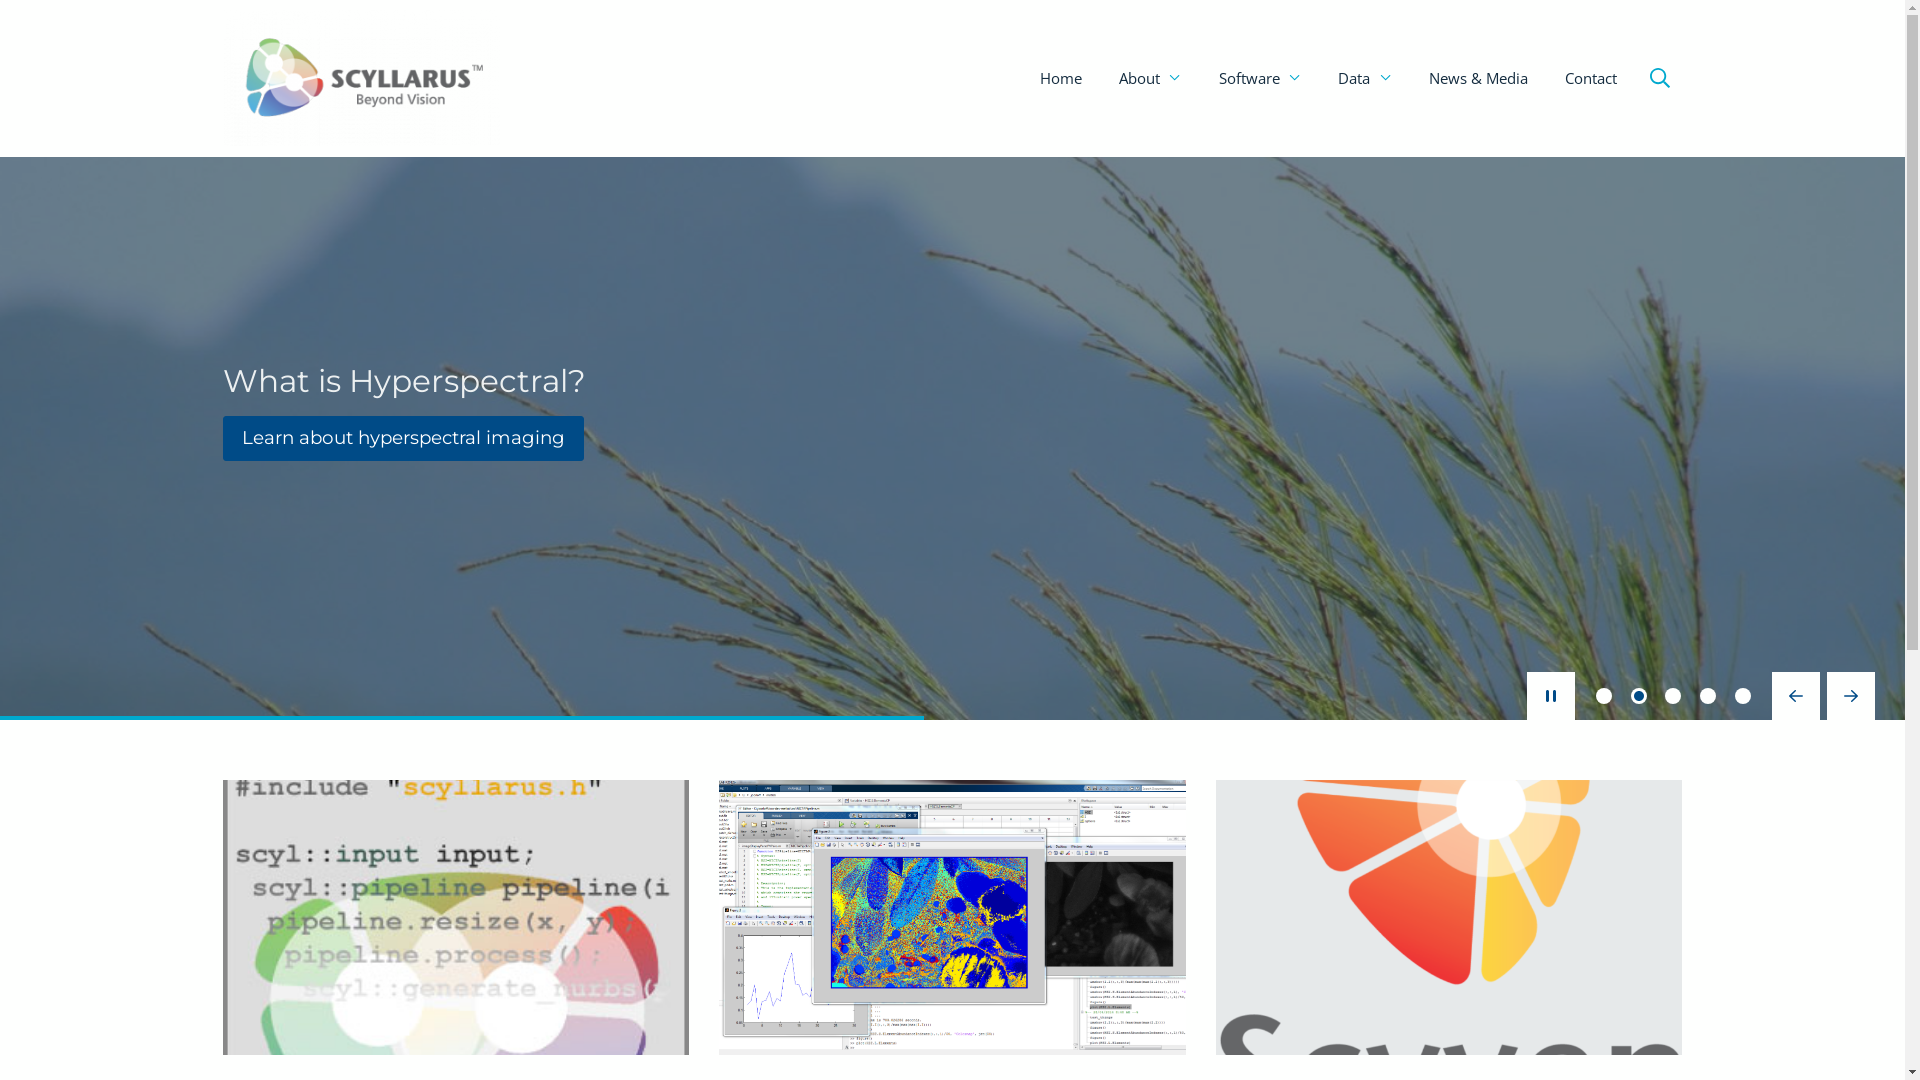  What do you see at coordinates (1059, 77) in the screenshot?
I see `'Home'` at bounding box center [1059, 77].